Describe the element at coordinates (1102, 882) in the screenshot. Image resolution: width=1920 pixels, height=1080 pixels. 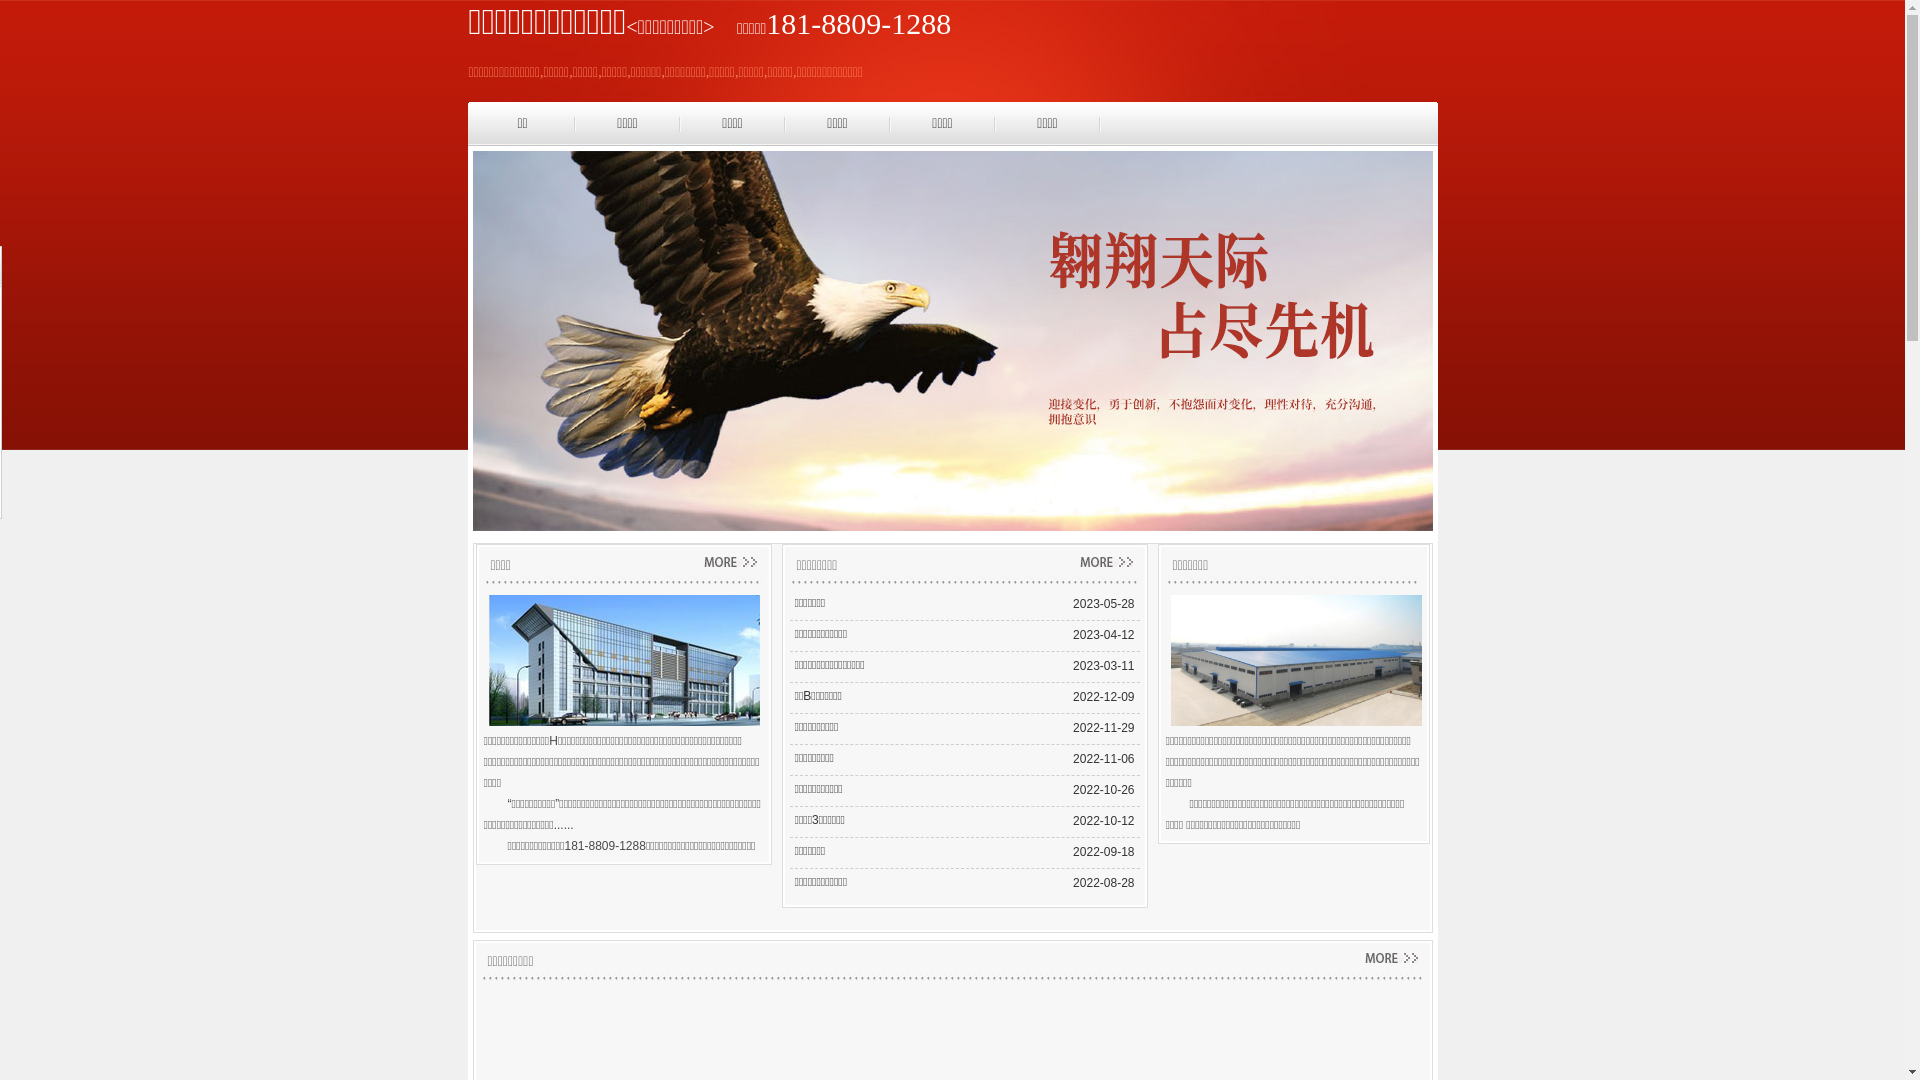
I see `'2022-08-28'` at that location.